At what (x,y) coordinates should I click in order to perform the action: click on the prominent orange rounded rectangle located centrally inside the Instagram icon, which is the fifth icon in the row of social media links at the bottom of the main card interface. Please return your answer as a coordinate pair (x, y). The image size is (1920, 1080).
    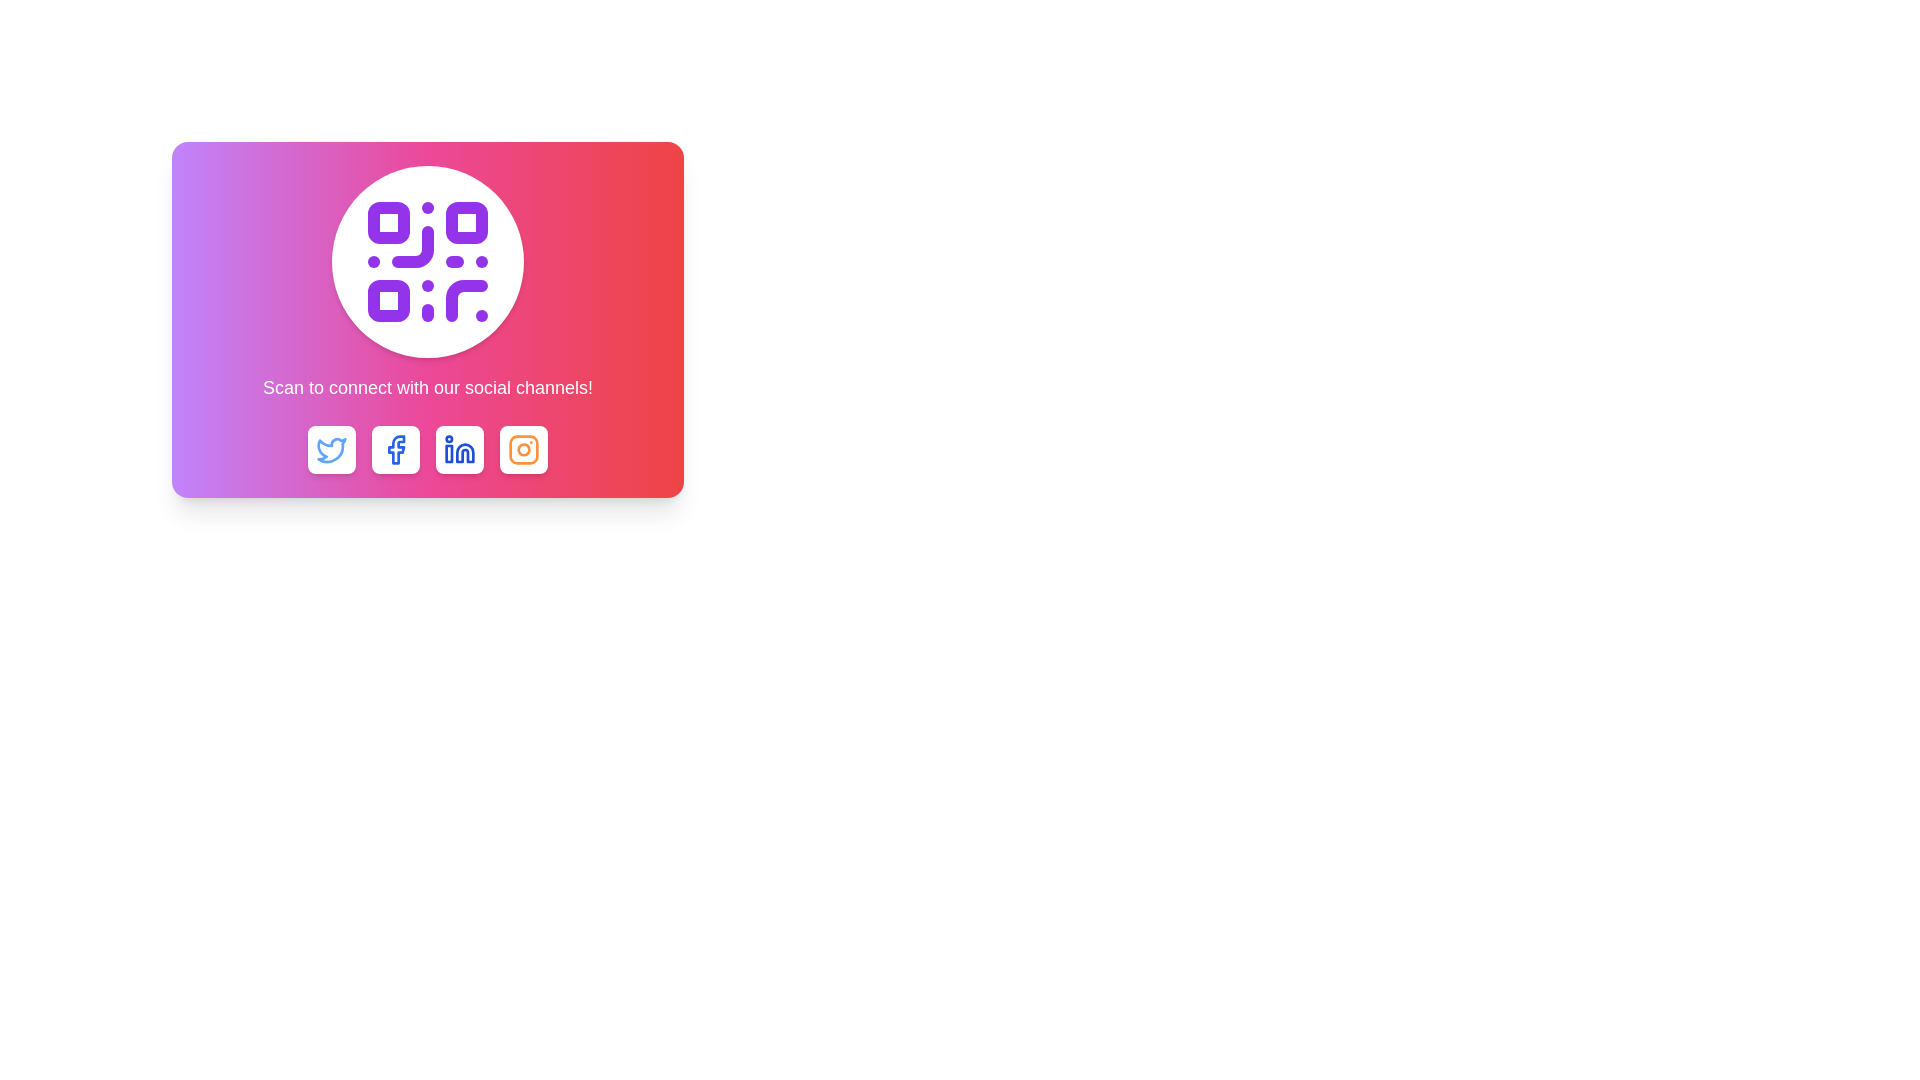
    Looking at the image, I should click on (523, 450).